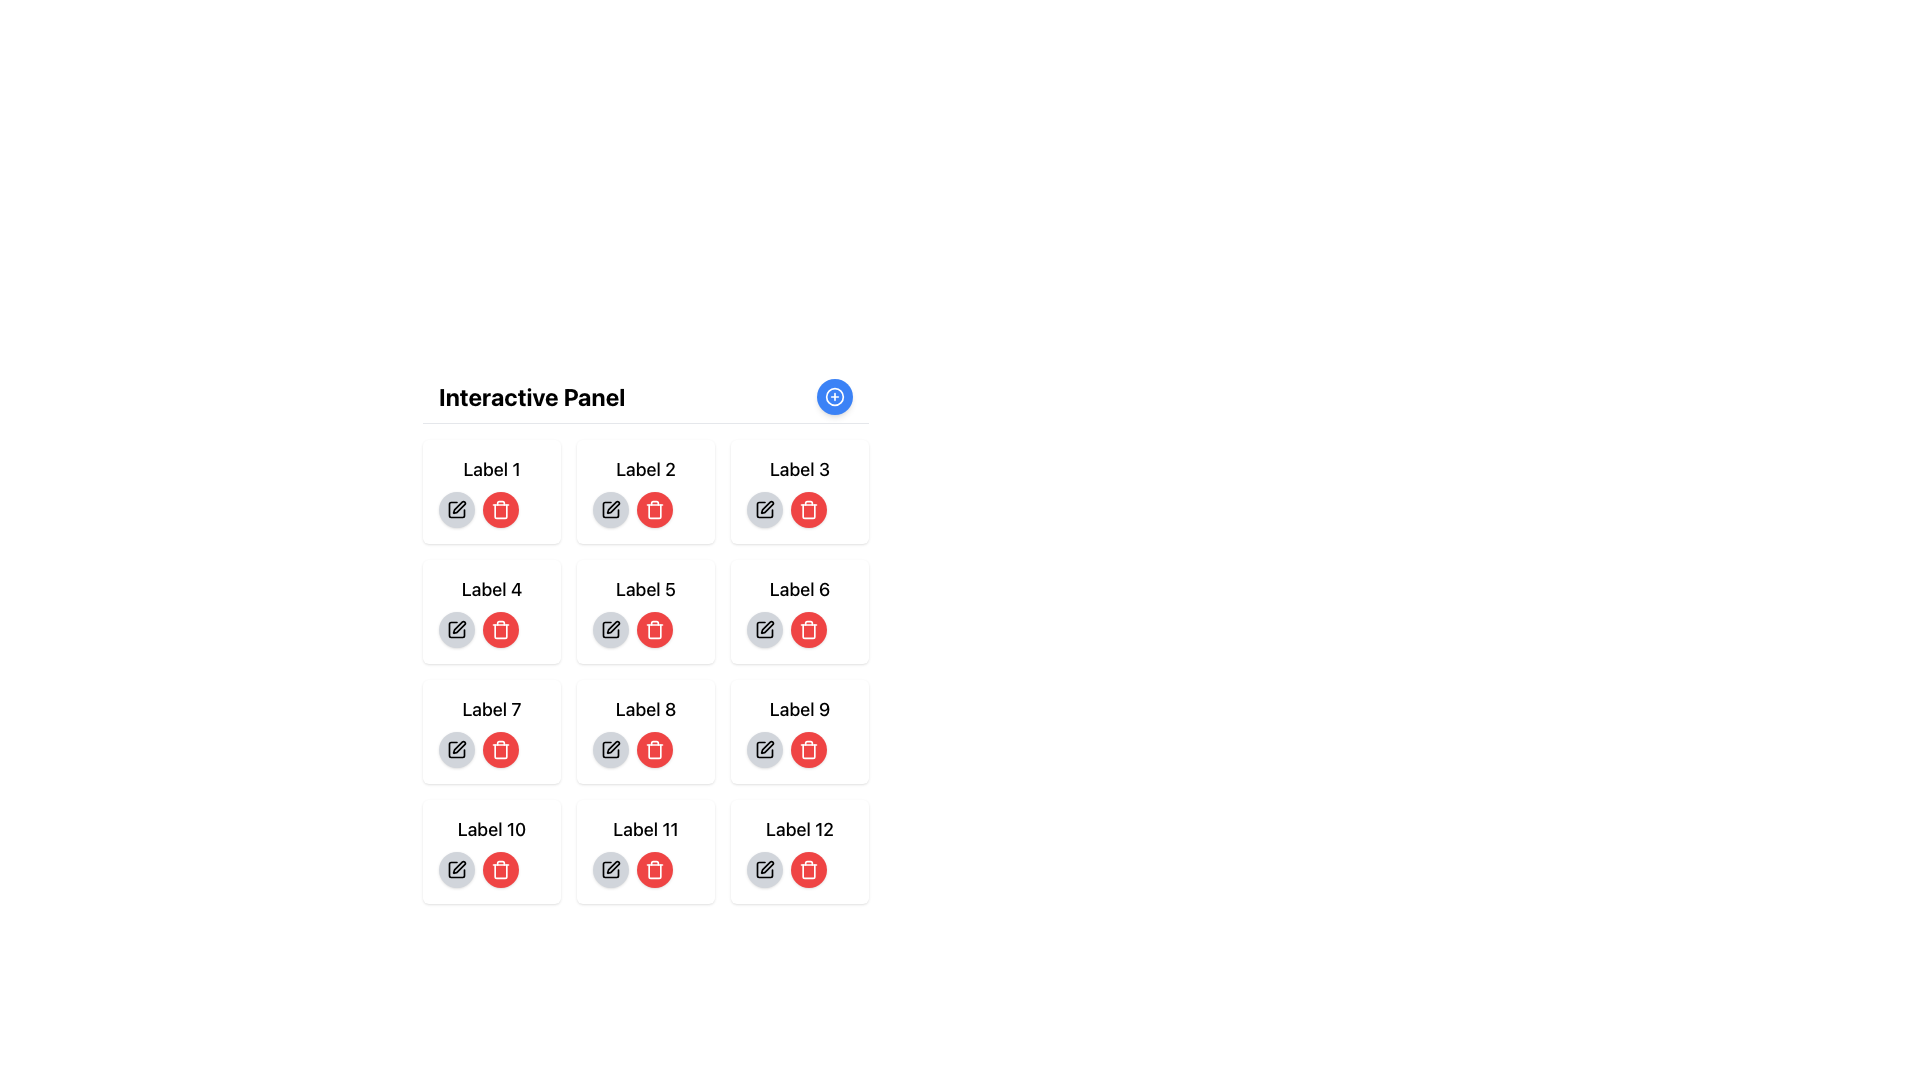  What do you see at coordinates (809, 628) in the screenshot?
I see `the delete icon located within the circular red button in the grid structure under 'Label 8'` at bounding box center [809, 628].